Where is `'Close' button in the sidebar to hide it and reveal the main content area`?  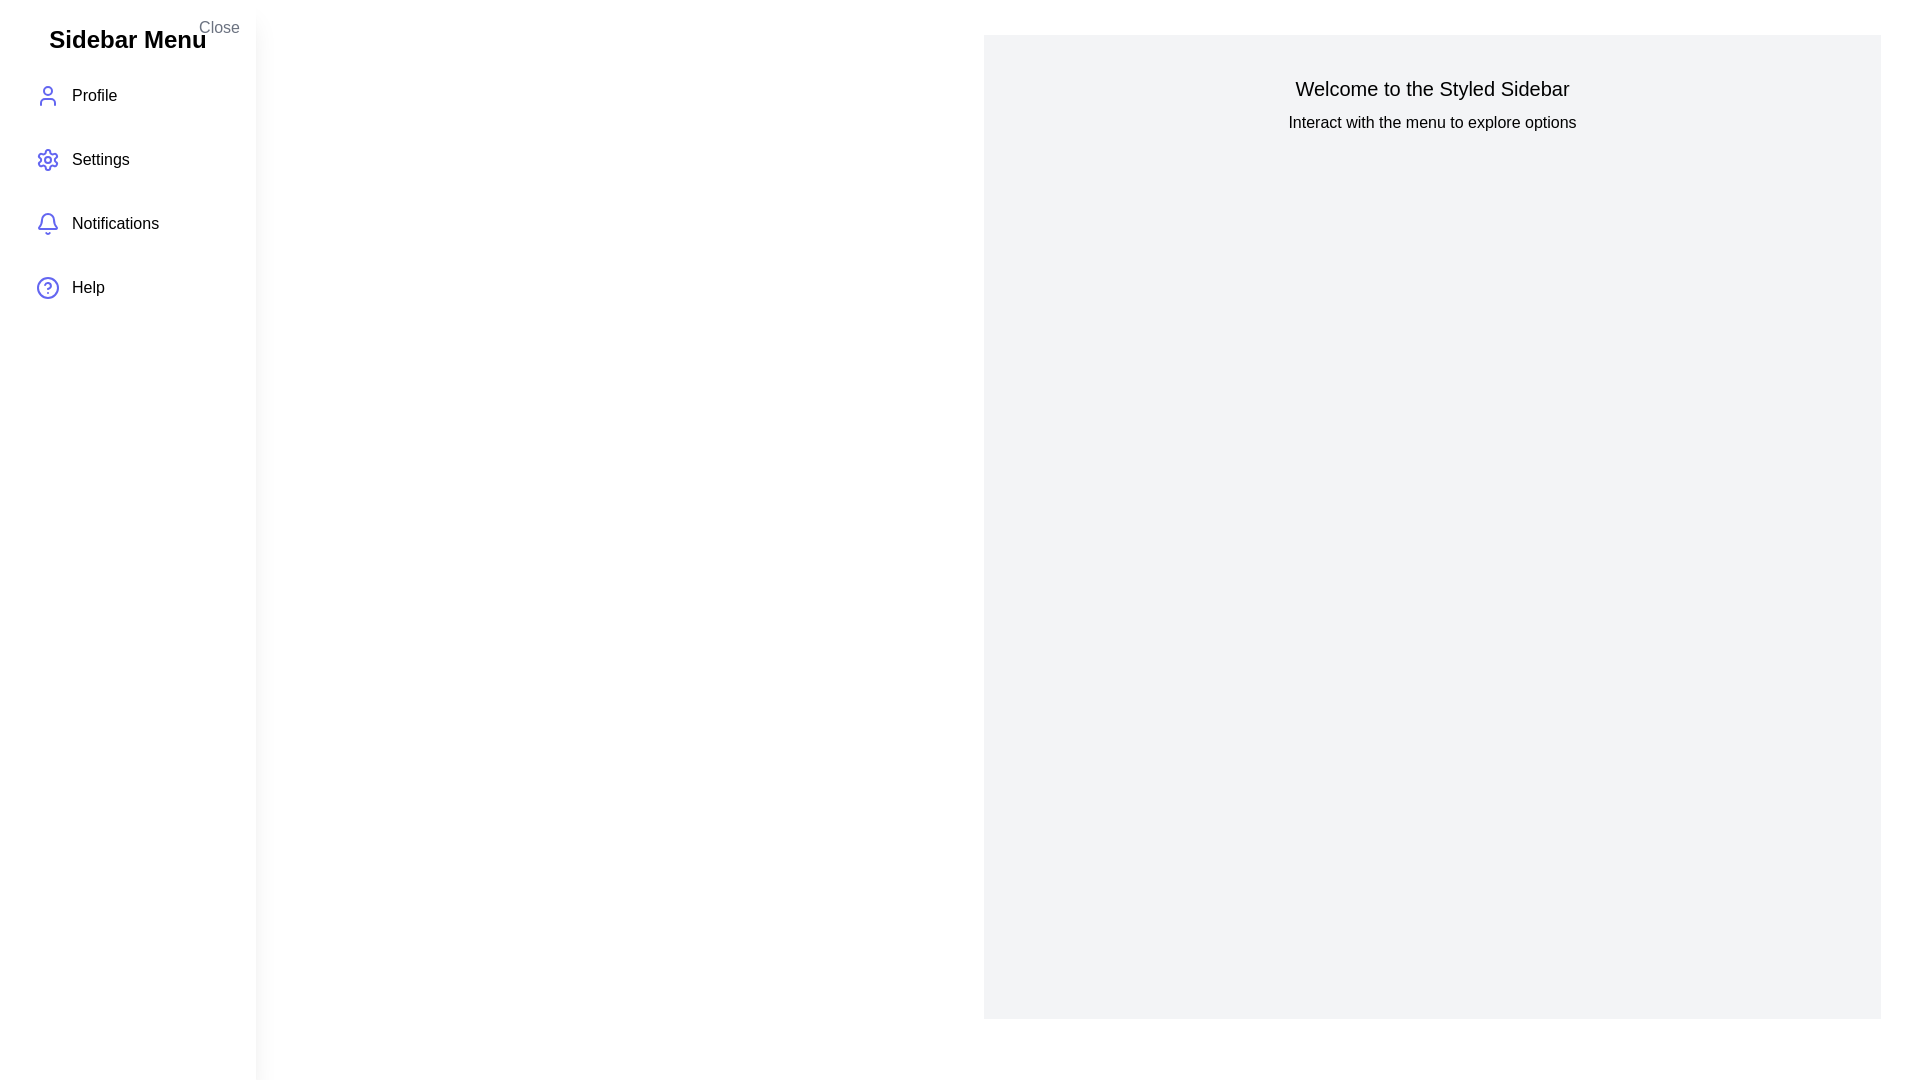 'Close' button in the sidebar to hide it and reveal the main content area is located at coordinates (219, 27).